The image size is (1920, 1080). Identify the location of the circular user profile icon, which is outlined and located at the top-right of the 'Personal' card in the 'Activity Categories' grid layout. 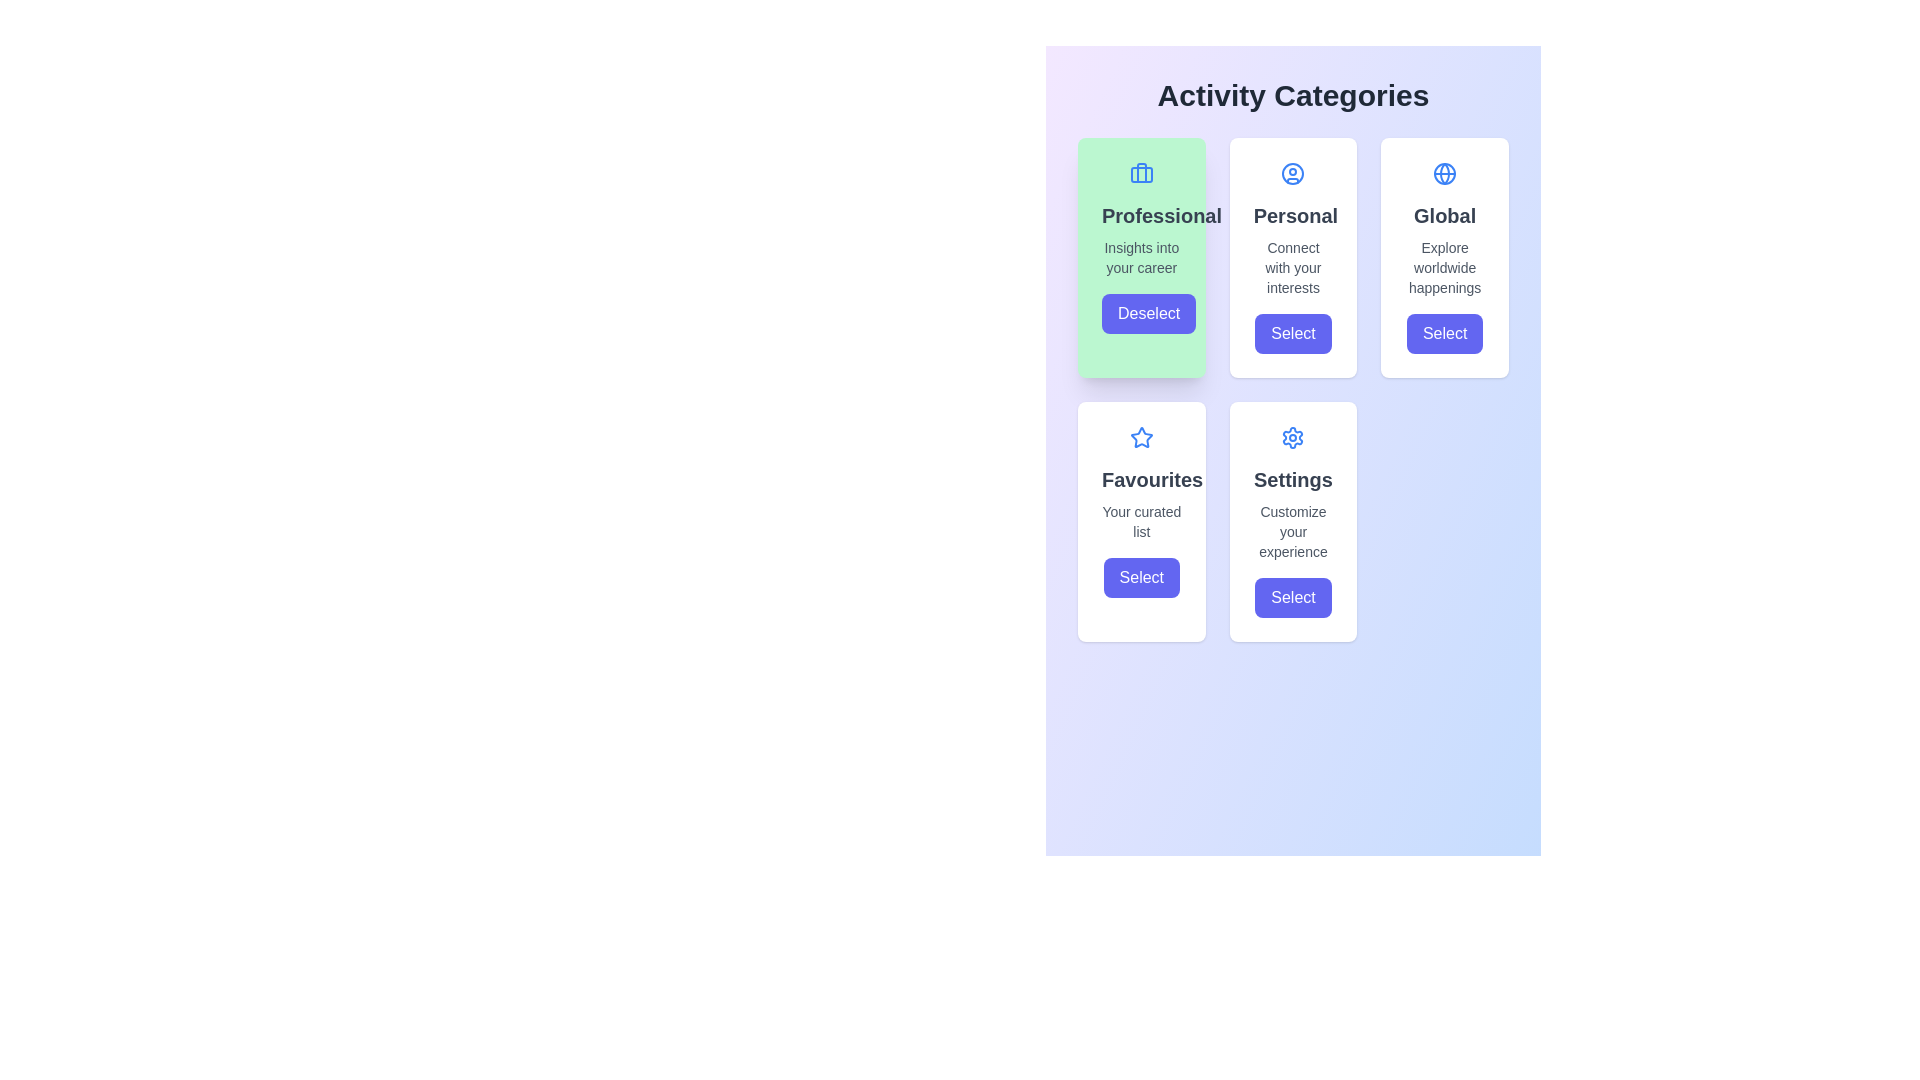
(1293, 172).